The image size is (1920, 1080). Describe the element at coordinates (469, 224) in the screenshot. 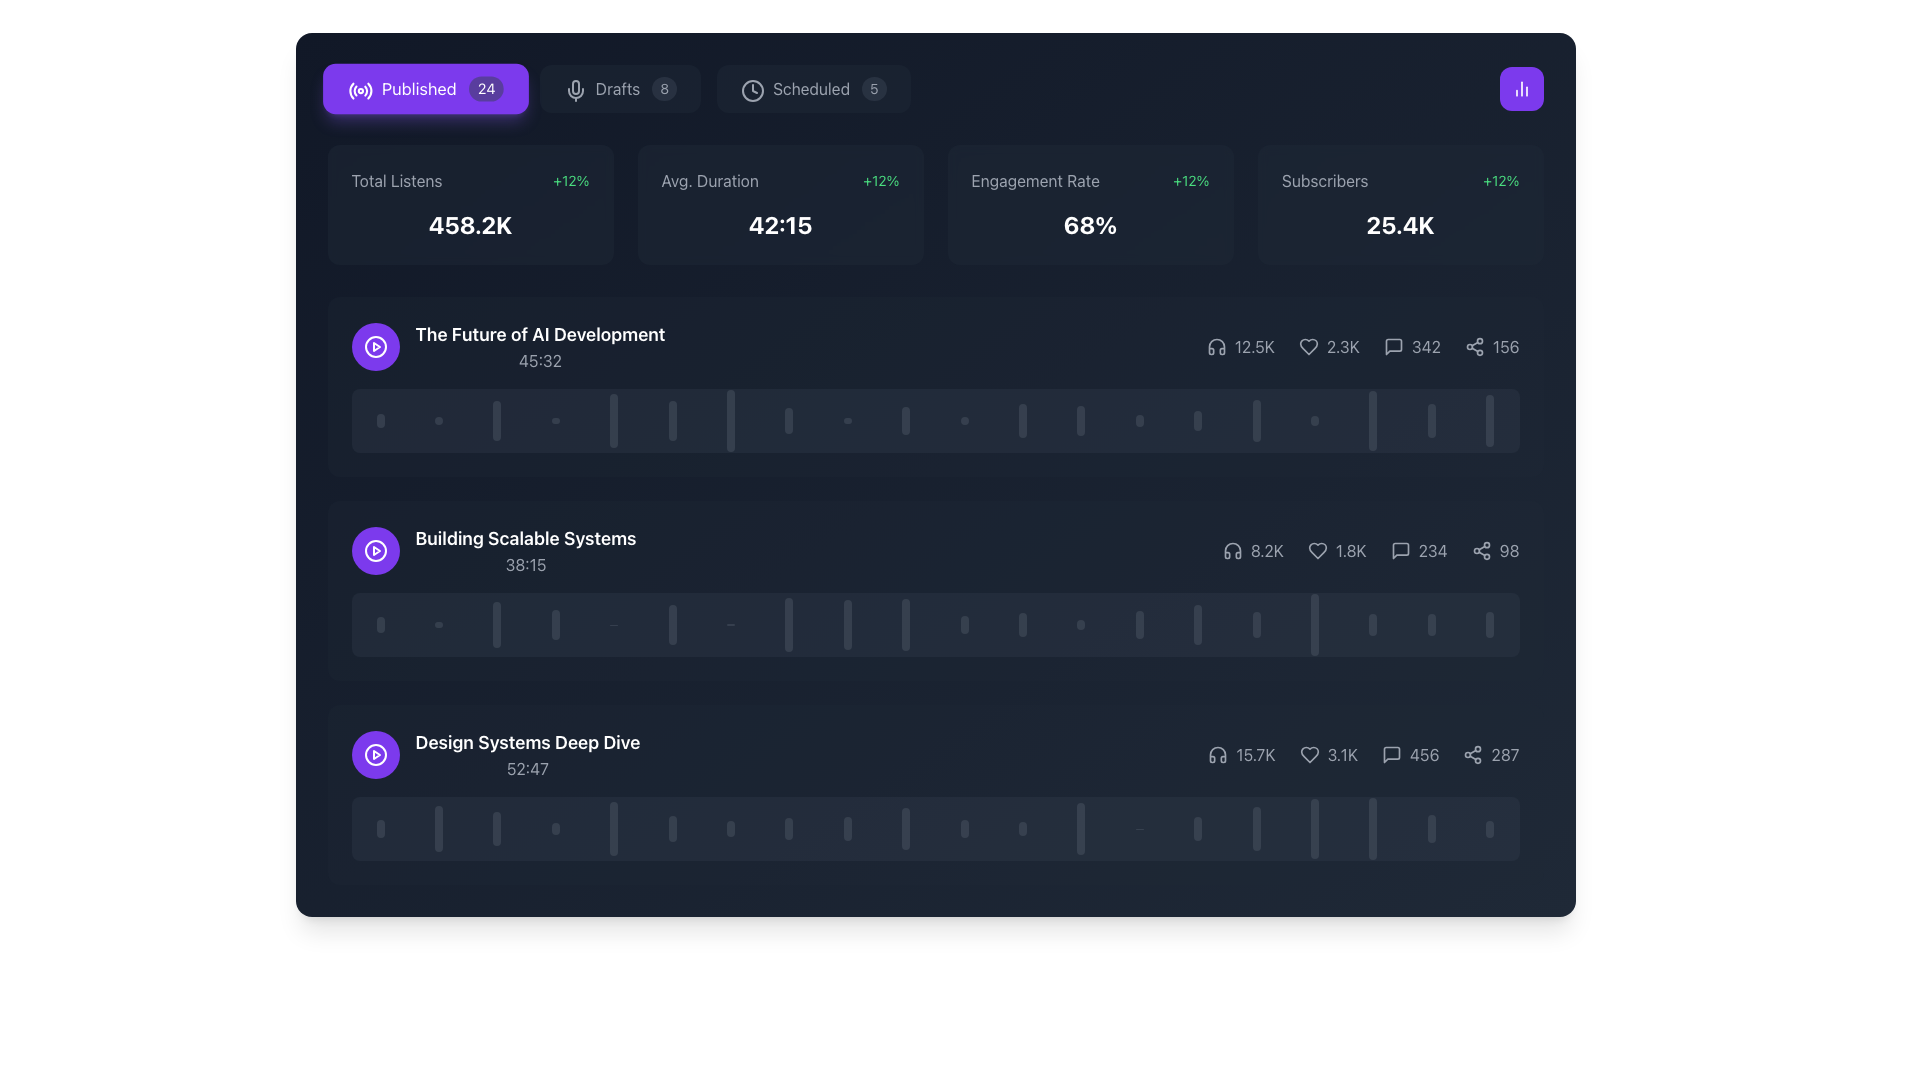

I see `the text display element that shows the total listens count, which is centrally located below the 'Total Listens' heading in the first statistics section` at that location.